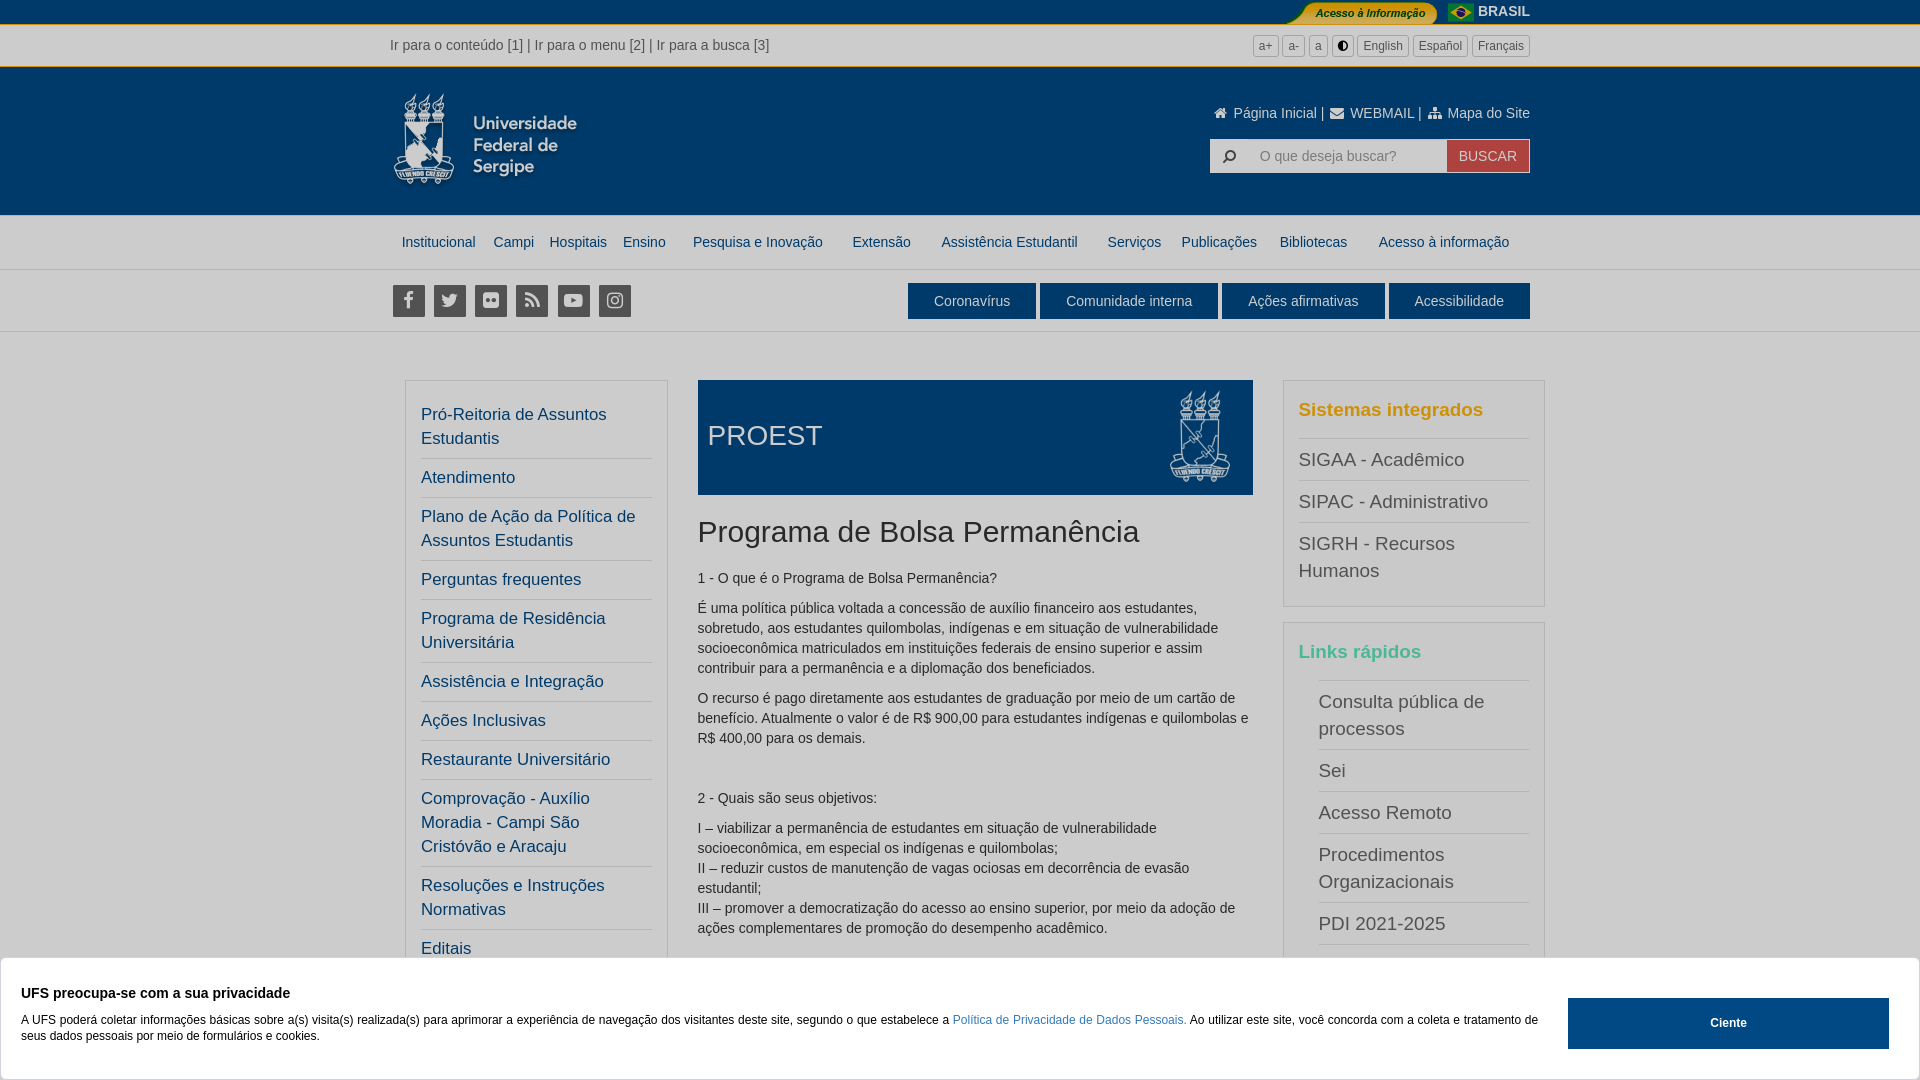 The image size is (1920, 1080). What do you see at coordinates (1383, 812) in the screenshot?
I see `'Acesso Remoto'` at bounding box center [1383, 812].